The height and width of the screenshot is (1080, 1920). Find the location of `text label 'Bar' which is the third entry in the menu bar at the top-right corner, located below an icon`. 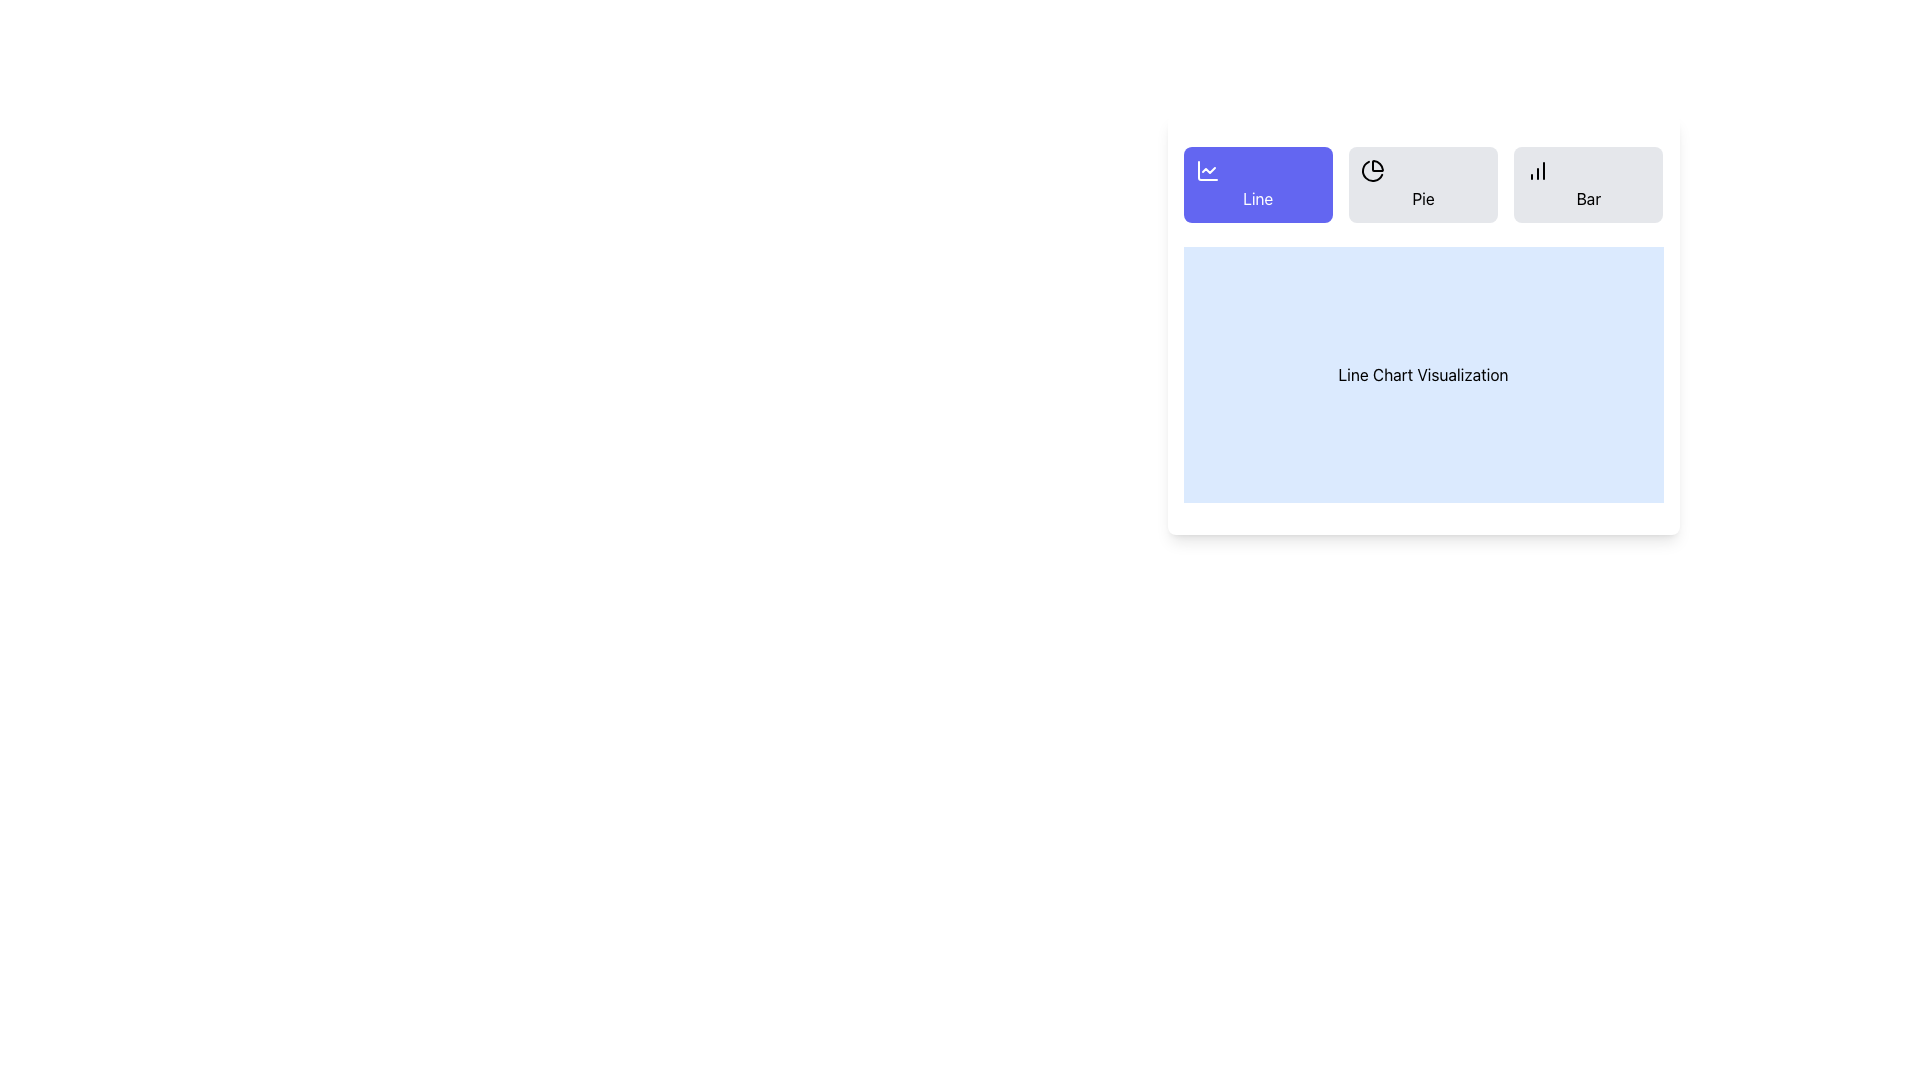

text label 'Bar' which is the third entry in the menu bar at the top-right corner, located below an icon is located at coordinates (1587, 199).